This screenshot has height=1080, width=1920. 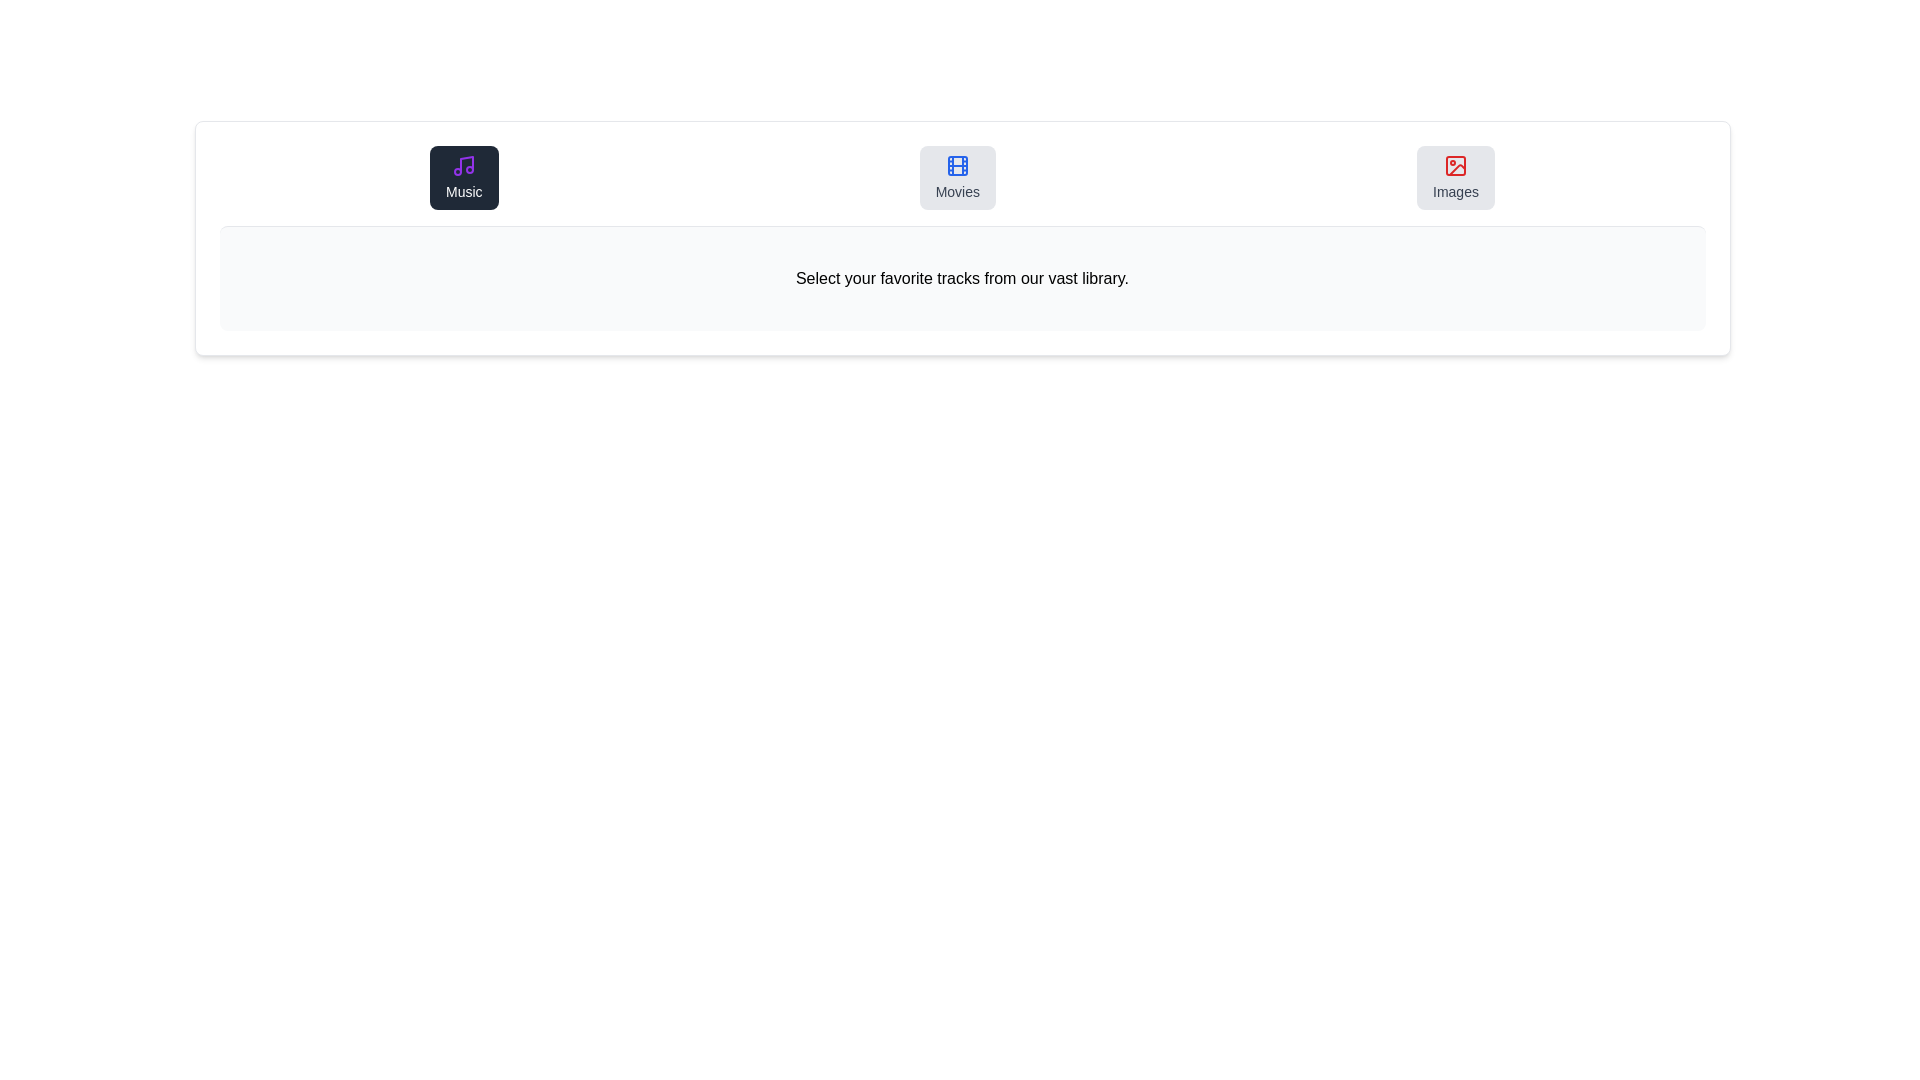 What do you see at coordinates (956, 176) in the screenshot?
I see `the icon and label of the tab Movies` at bounding box center [956, 176].